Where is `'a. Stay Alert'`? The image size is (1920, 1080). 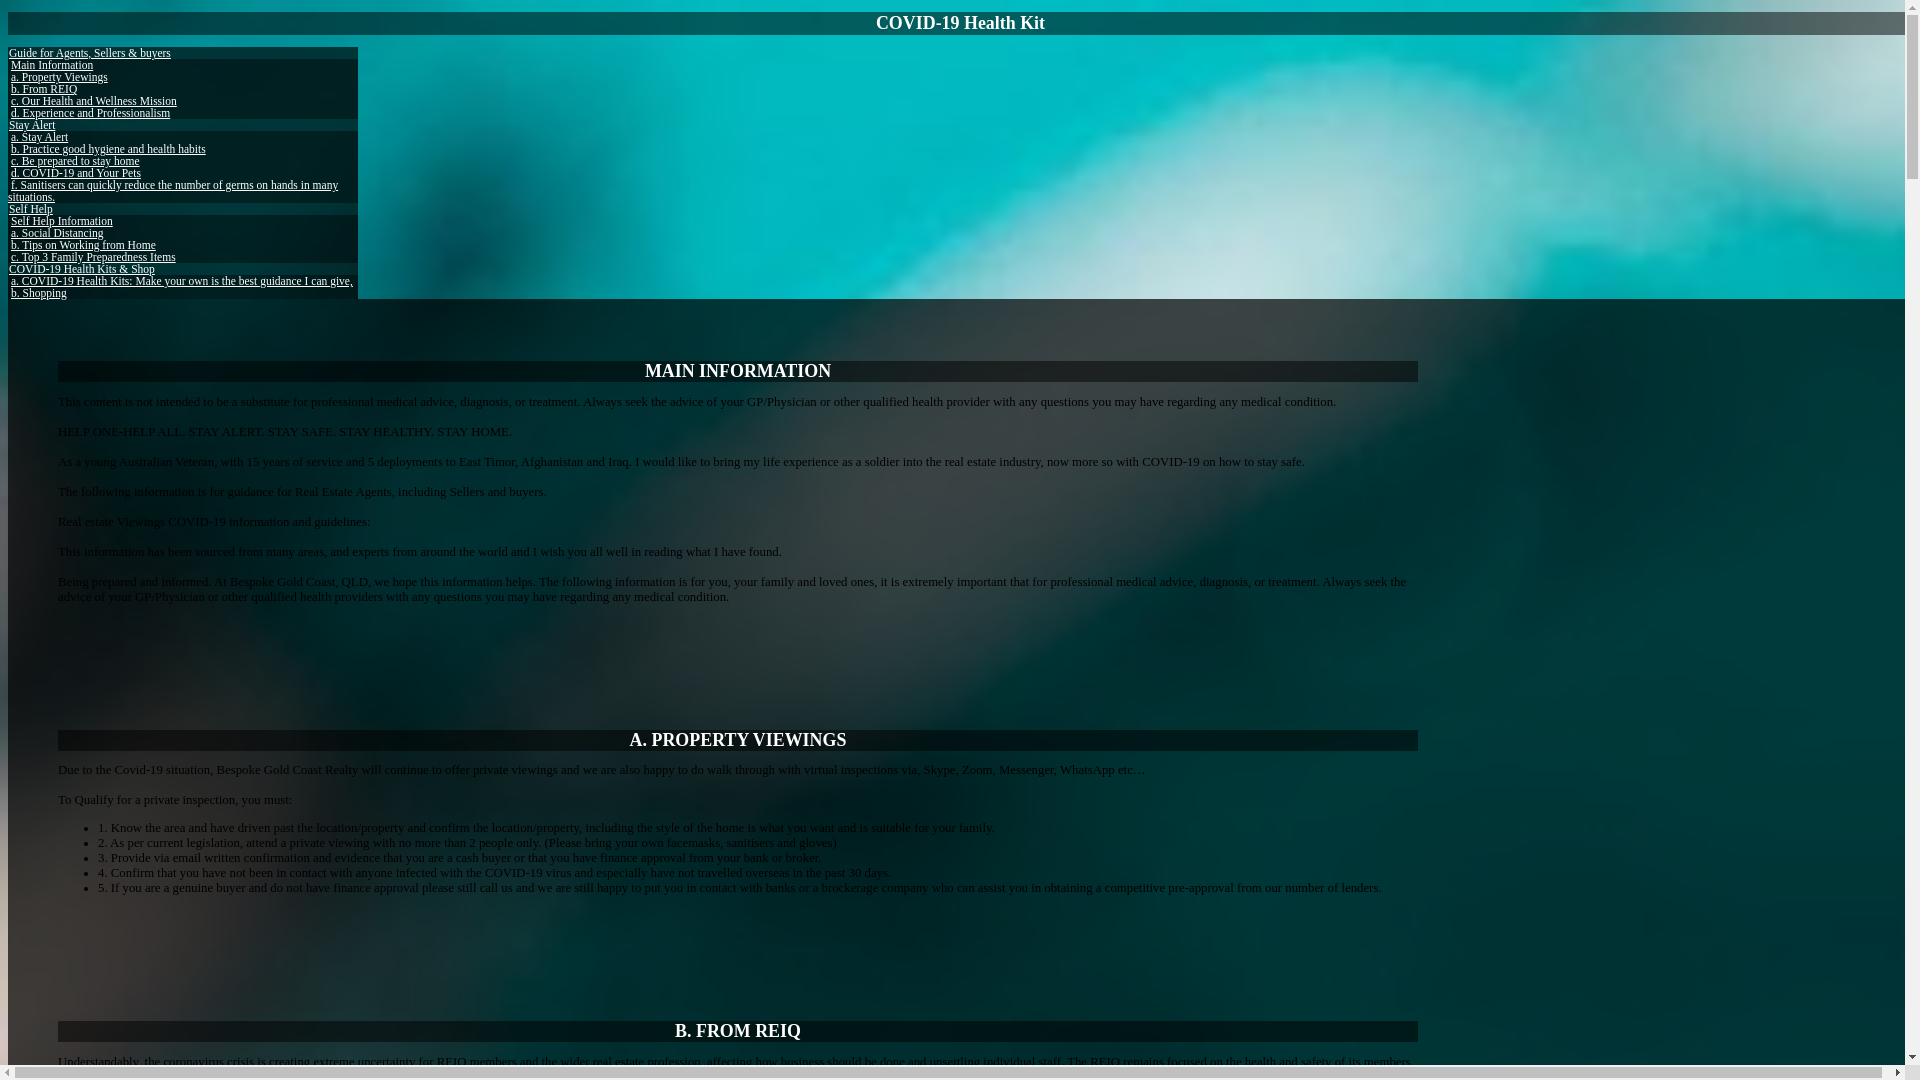 'a. Stay Alert' is located at coordinates (39, 136).